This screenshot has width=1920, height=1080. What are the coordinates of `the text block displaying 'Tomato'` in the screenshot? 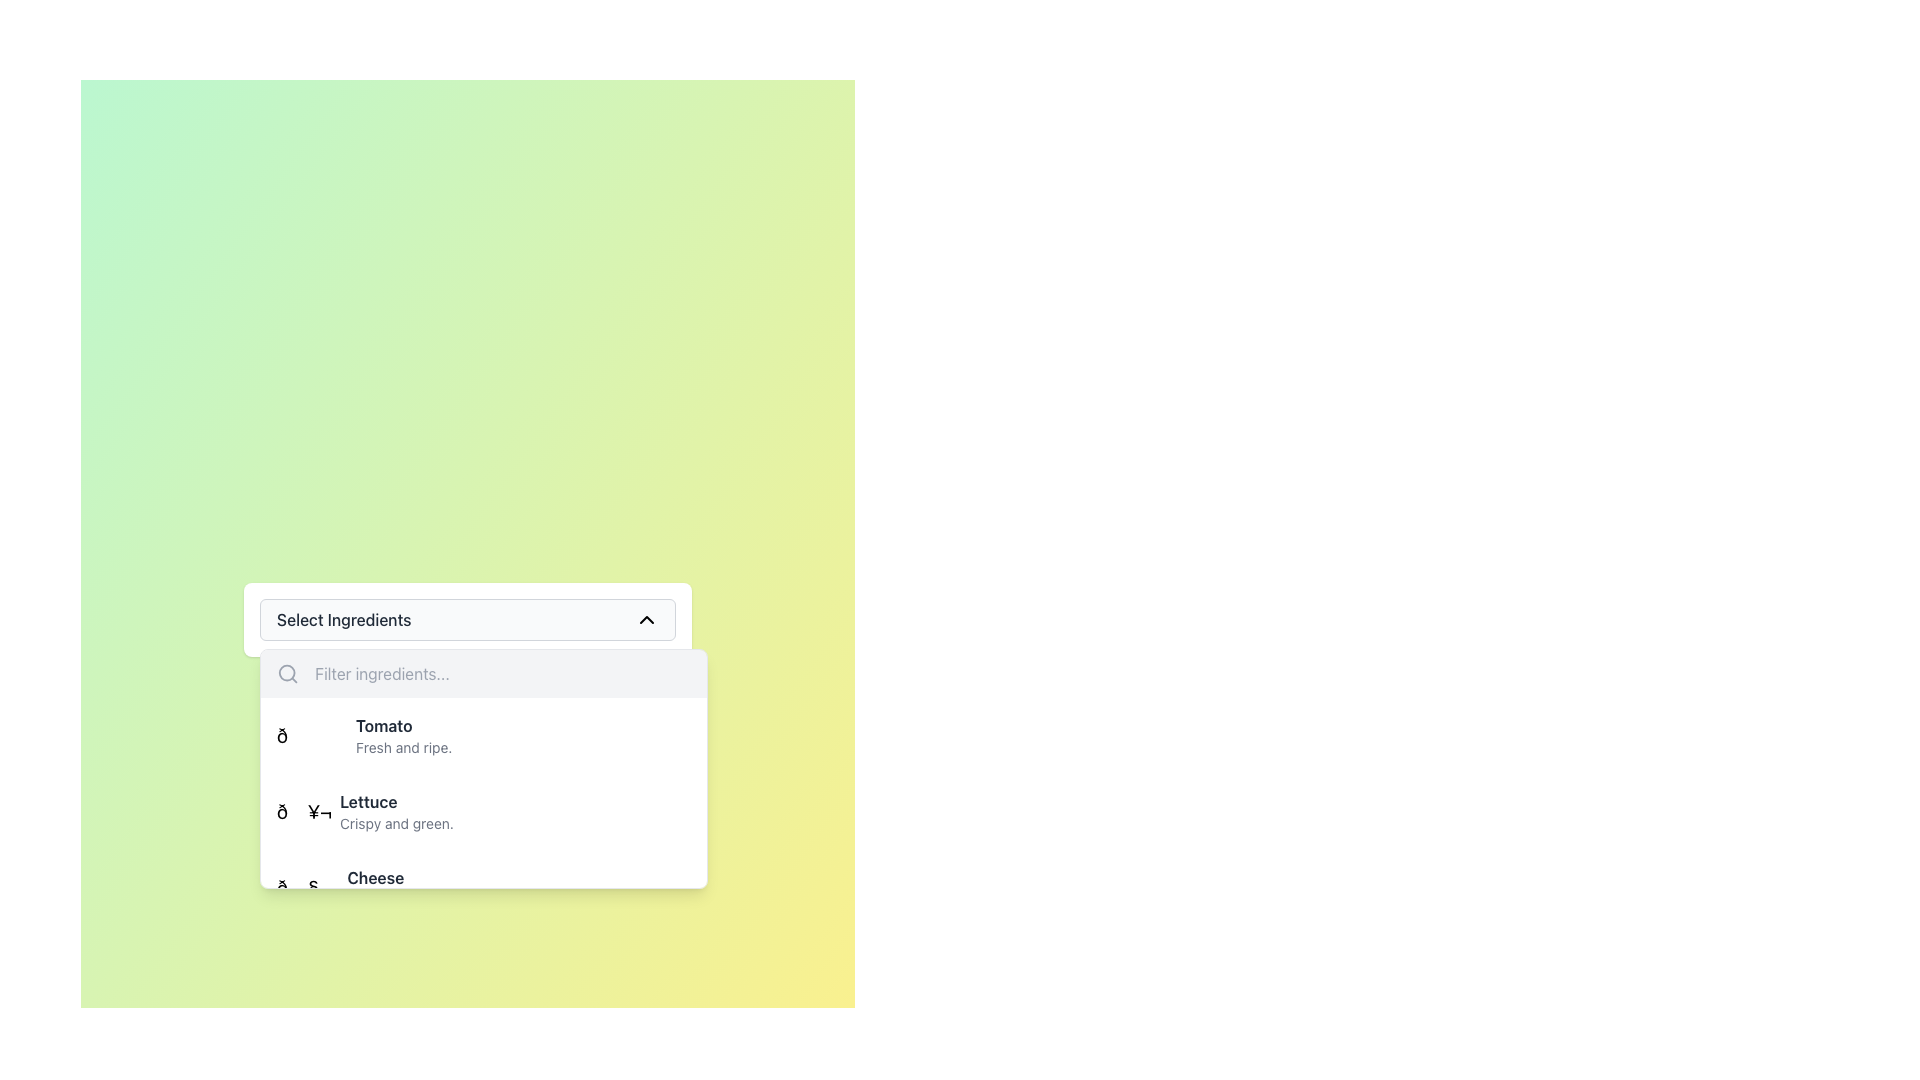 It's located at (403, 736).